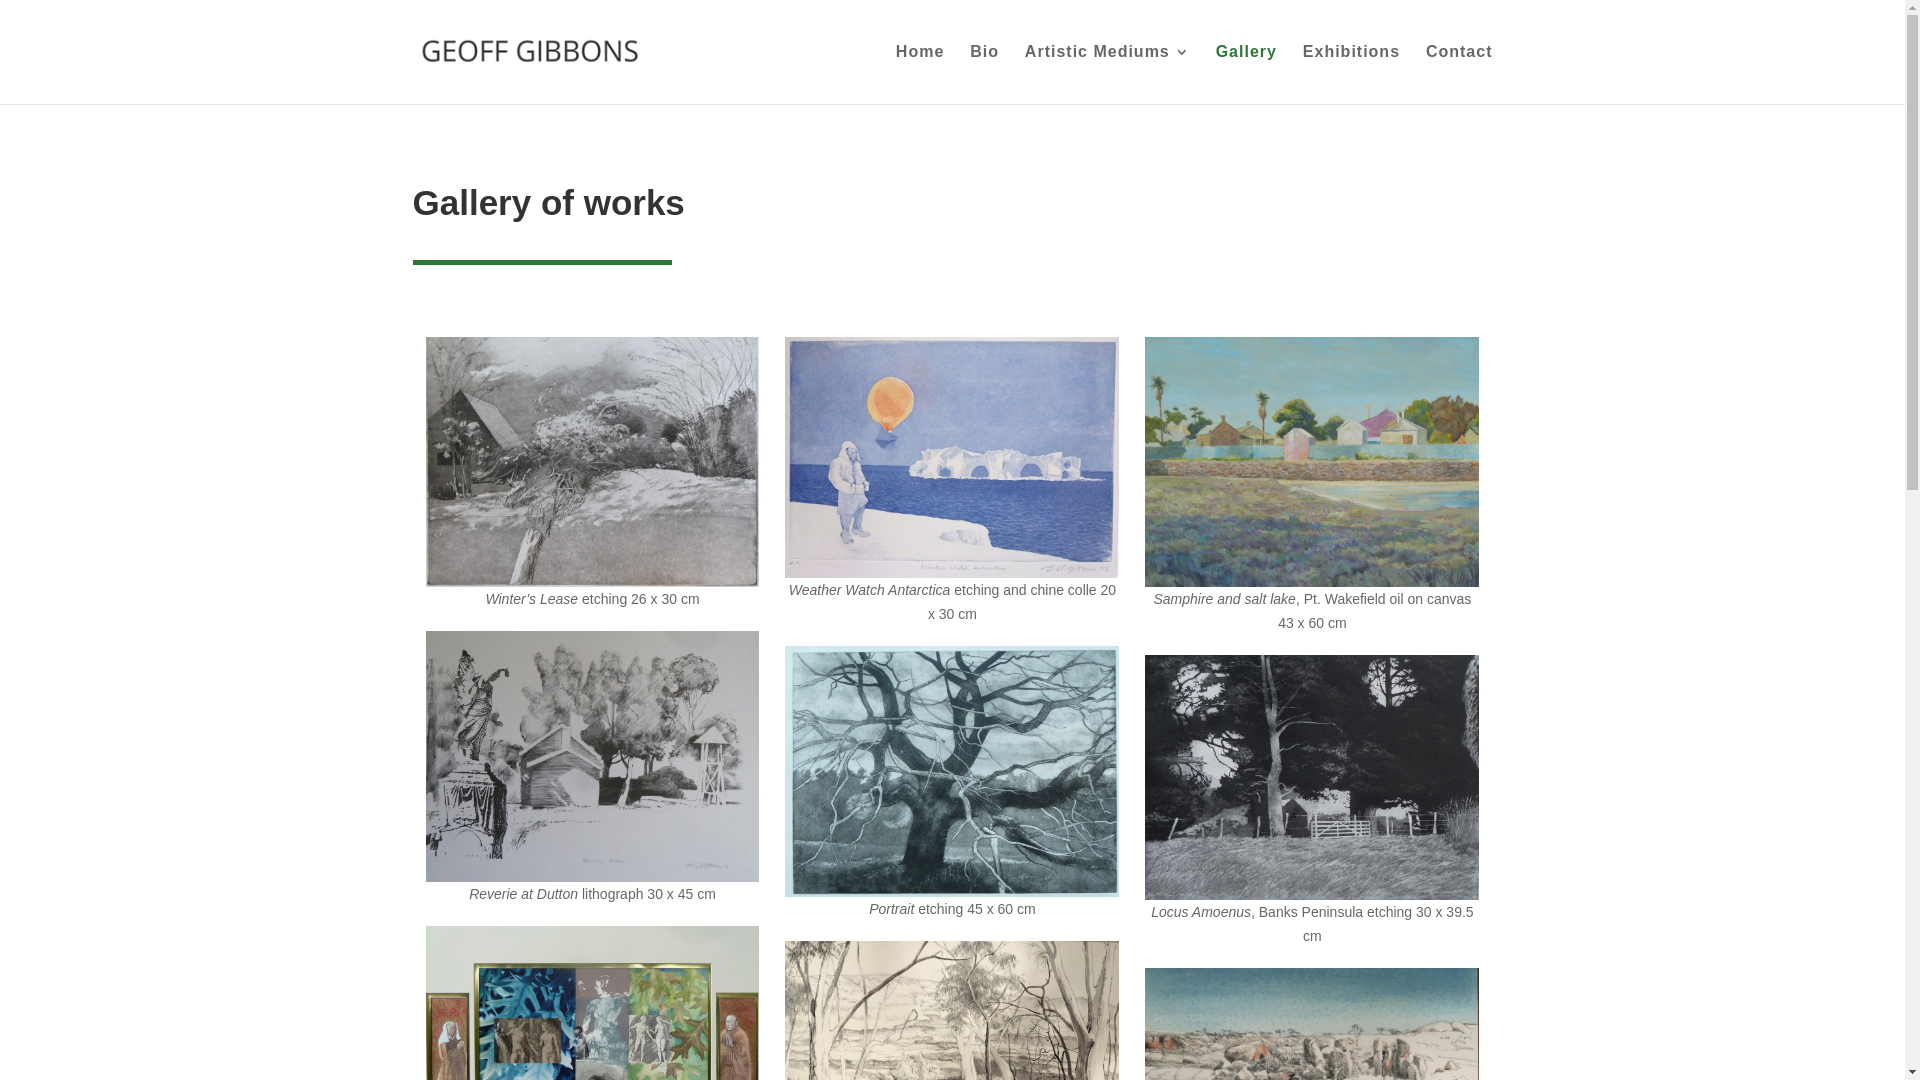 The height and width of the screenshot is (1080, 1920). Describe the element at coordinates (919, 73) in the screenshot. I see `'Home'` at that location.